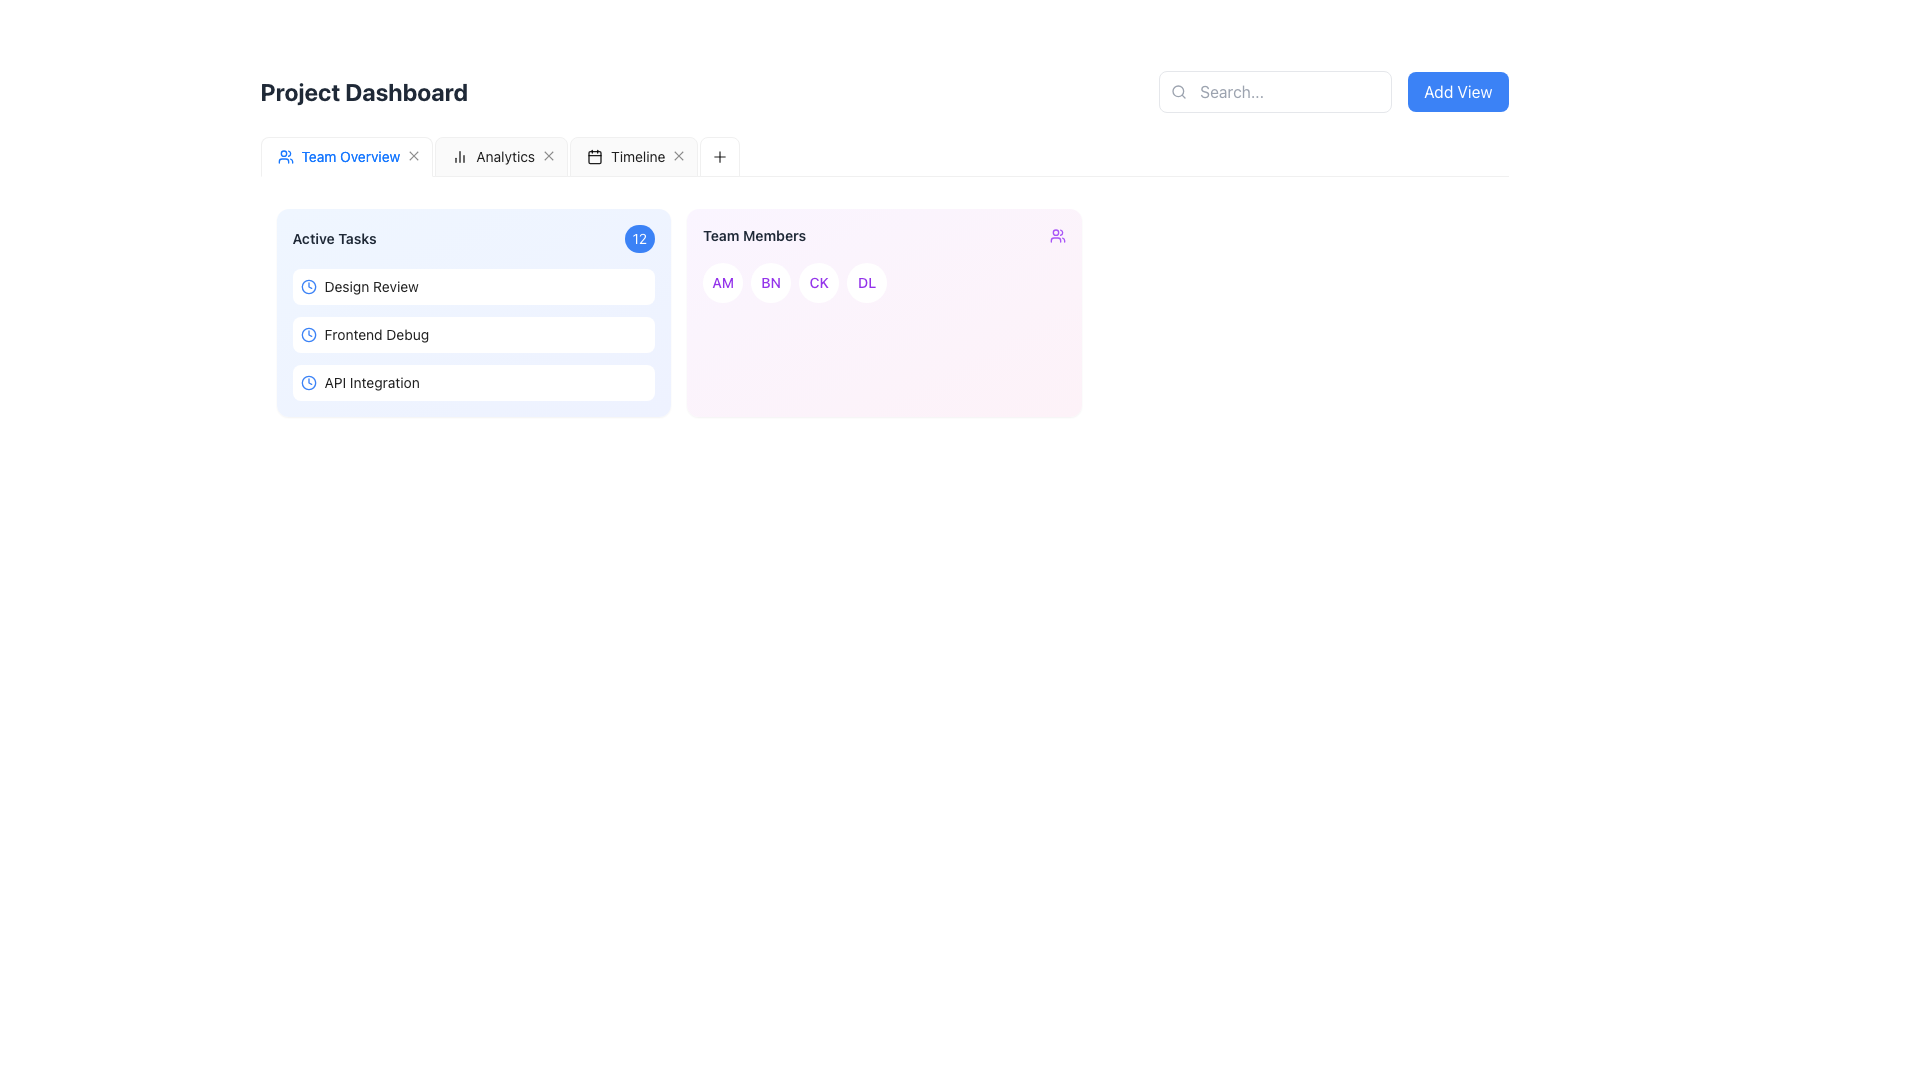 The image size is (1920, 1080). I want to click on the small rectangular shape with rounded corners that is part of the calendar icon in the 'Timeline' tab of the navigation bar, so click(594, 156).